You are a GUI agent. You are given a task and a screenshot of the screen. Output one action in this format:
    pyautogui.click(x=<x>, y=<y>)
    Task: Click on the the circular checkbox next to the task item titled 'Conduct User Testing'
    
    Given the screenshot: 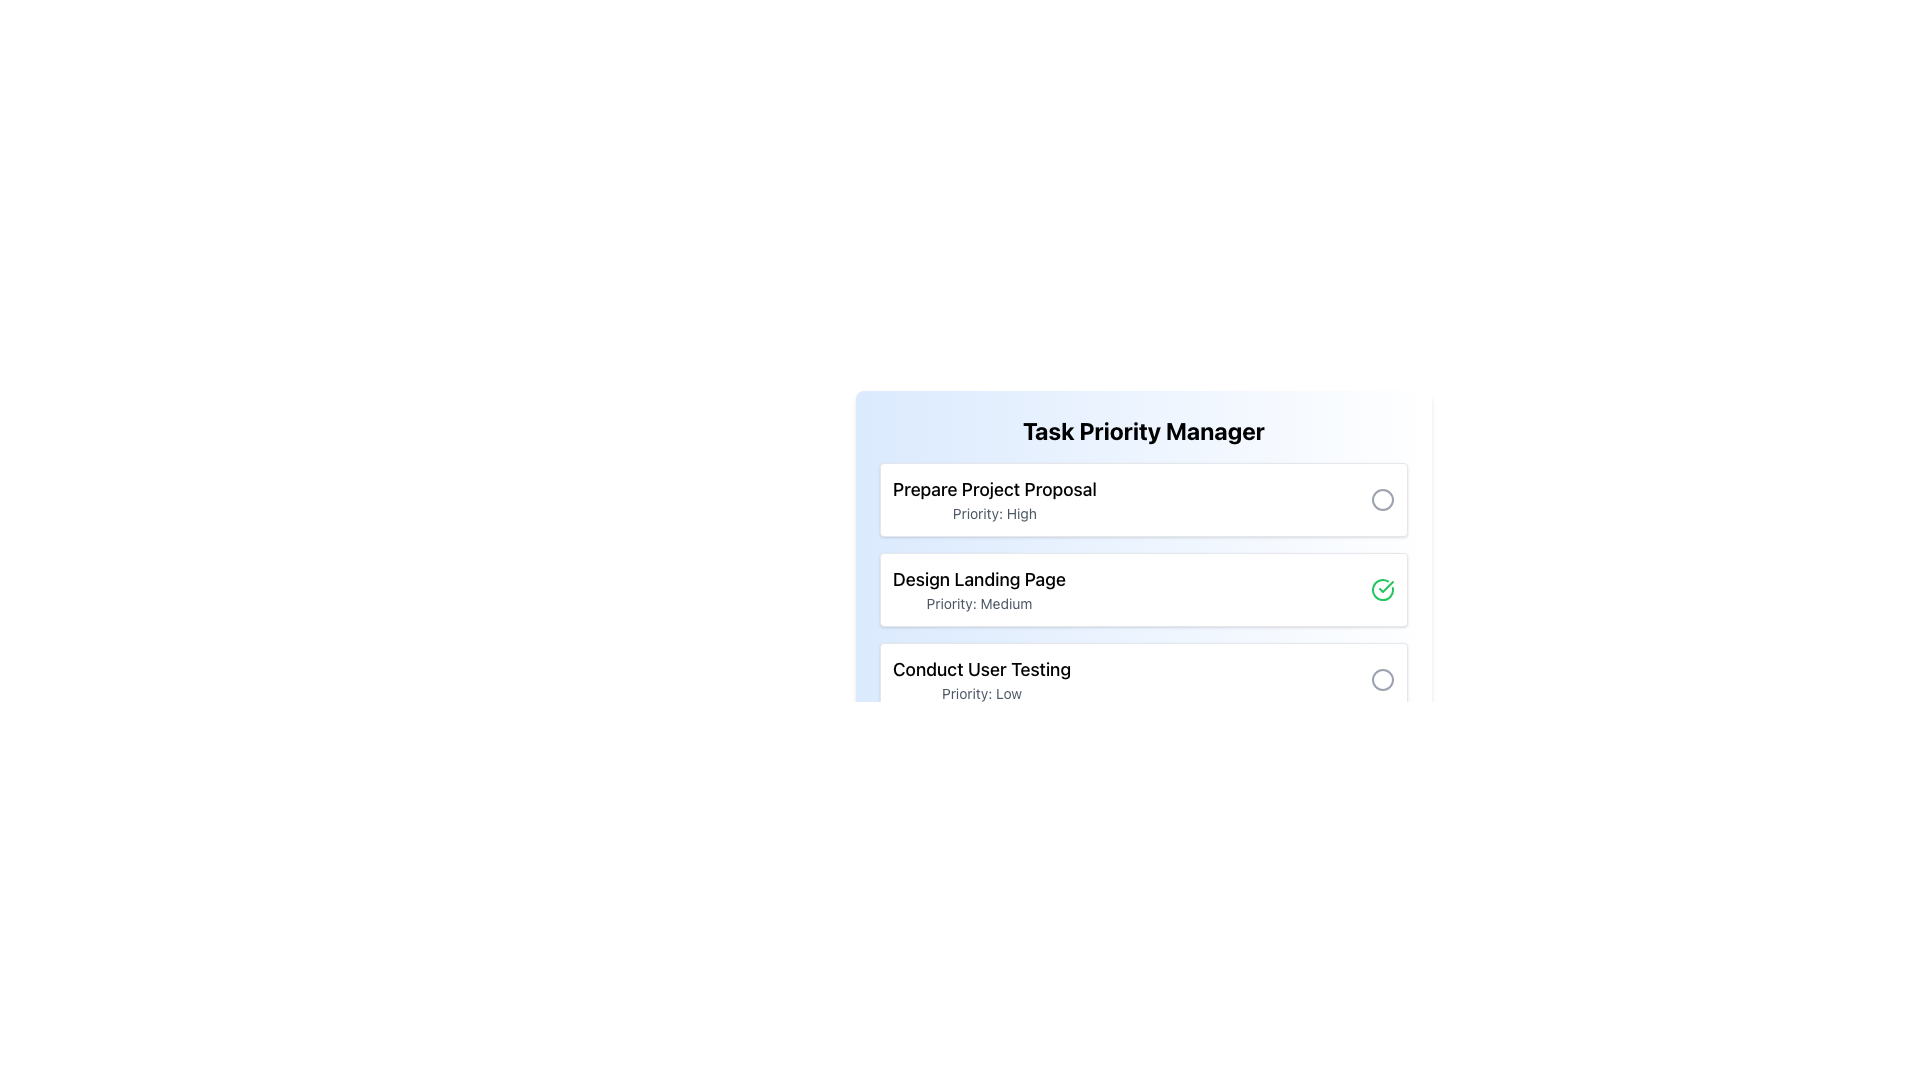 What is the action you would take?
    pyautogui.click(x=1143, y=678)
    